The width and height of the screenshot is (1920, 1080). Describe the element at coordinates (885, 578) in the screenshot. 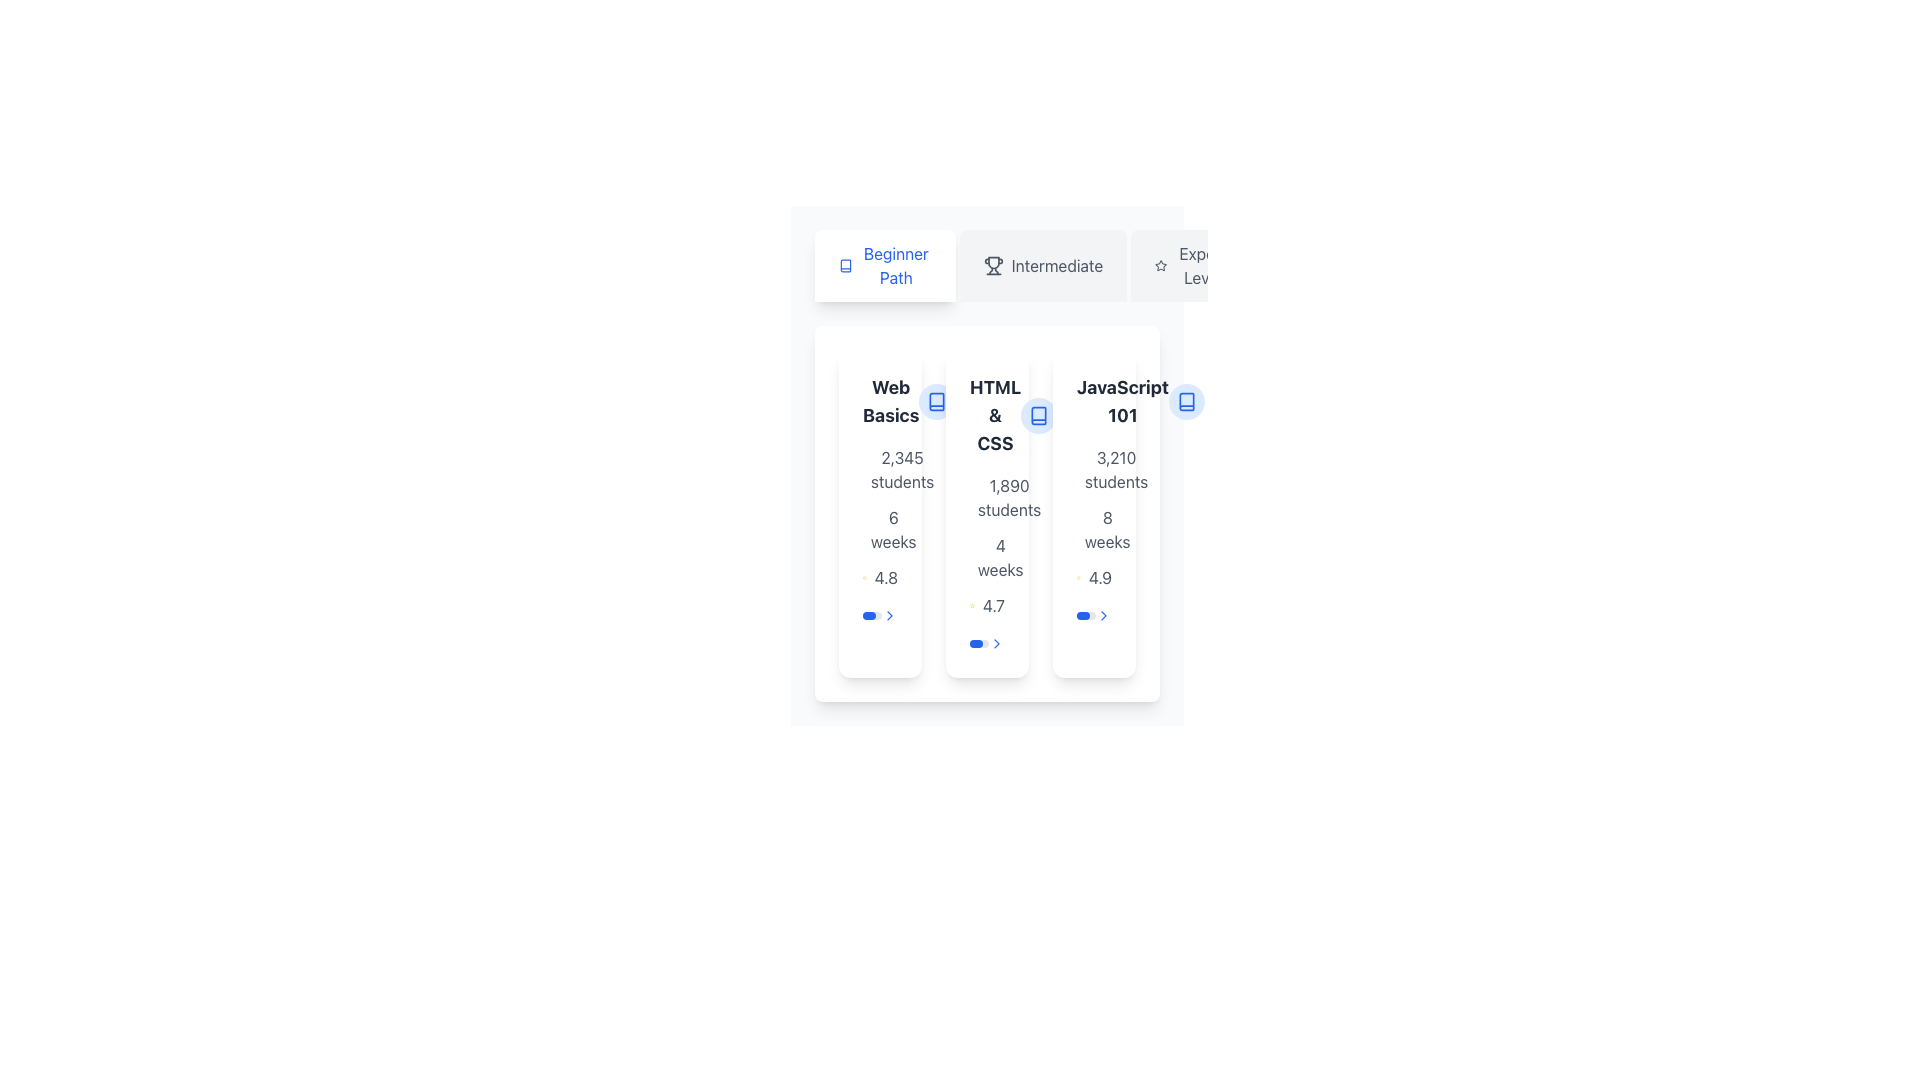

I see `the static text displaying the numerical rating score for the course located under the 'HTML & CSS' section` at that location.